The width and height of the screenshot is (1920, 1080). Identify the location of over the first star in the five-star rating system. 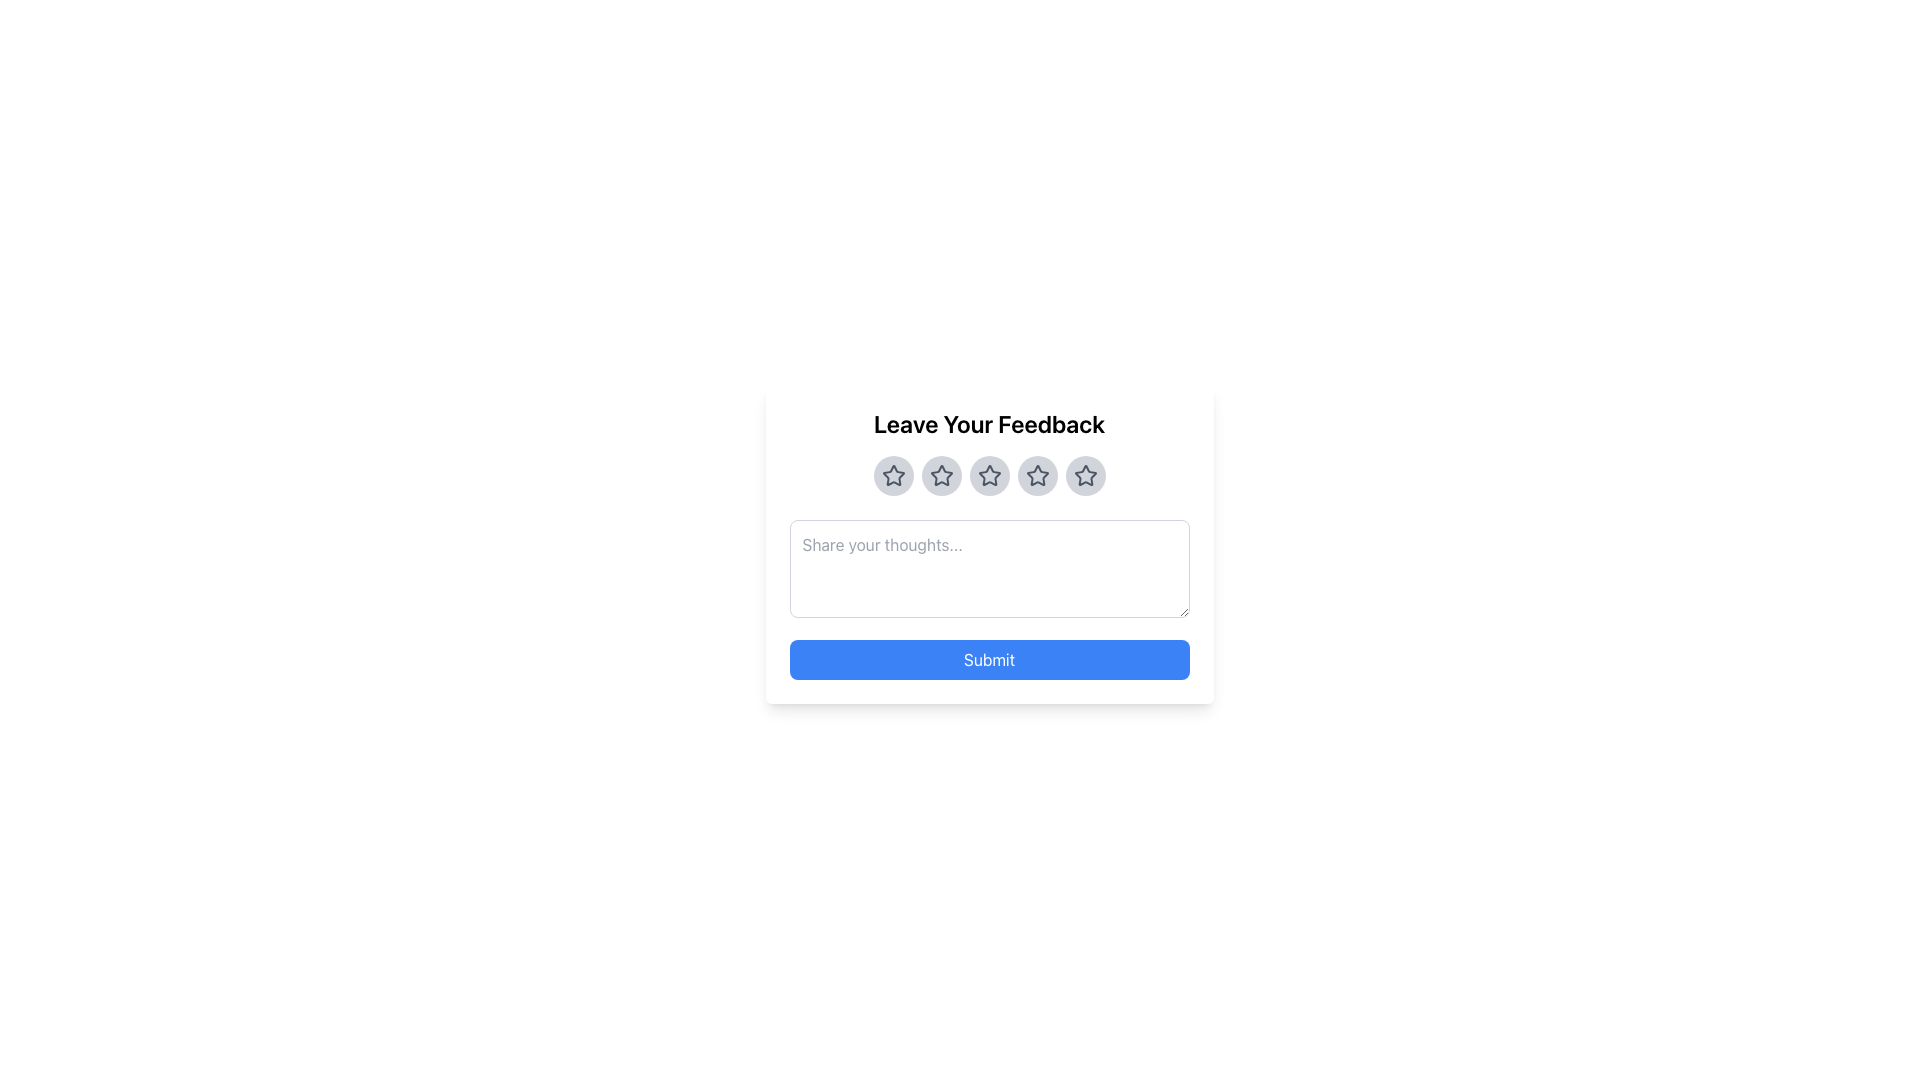
(892, 475).